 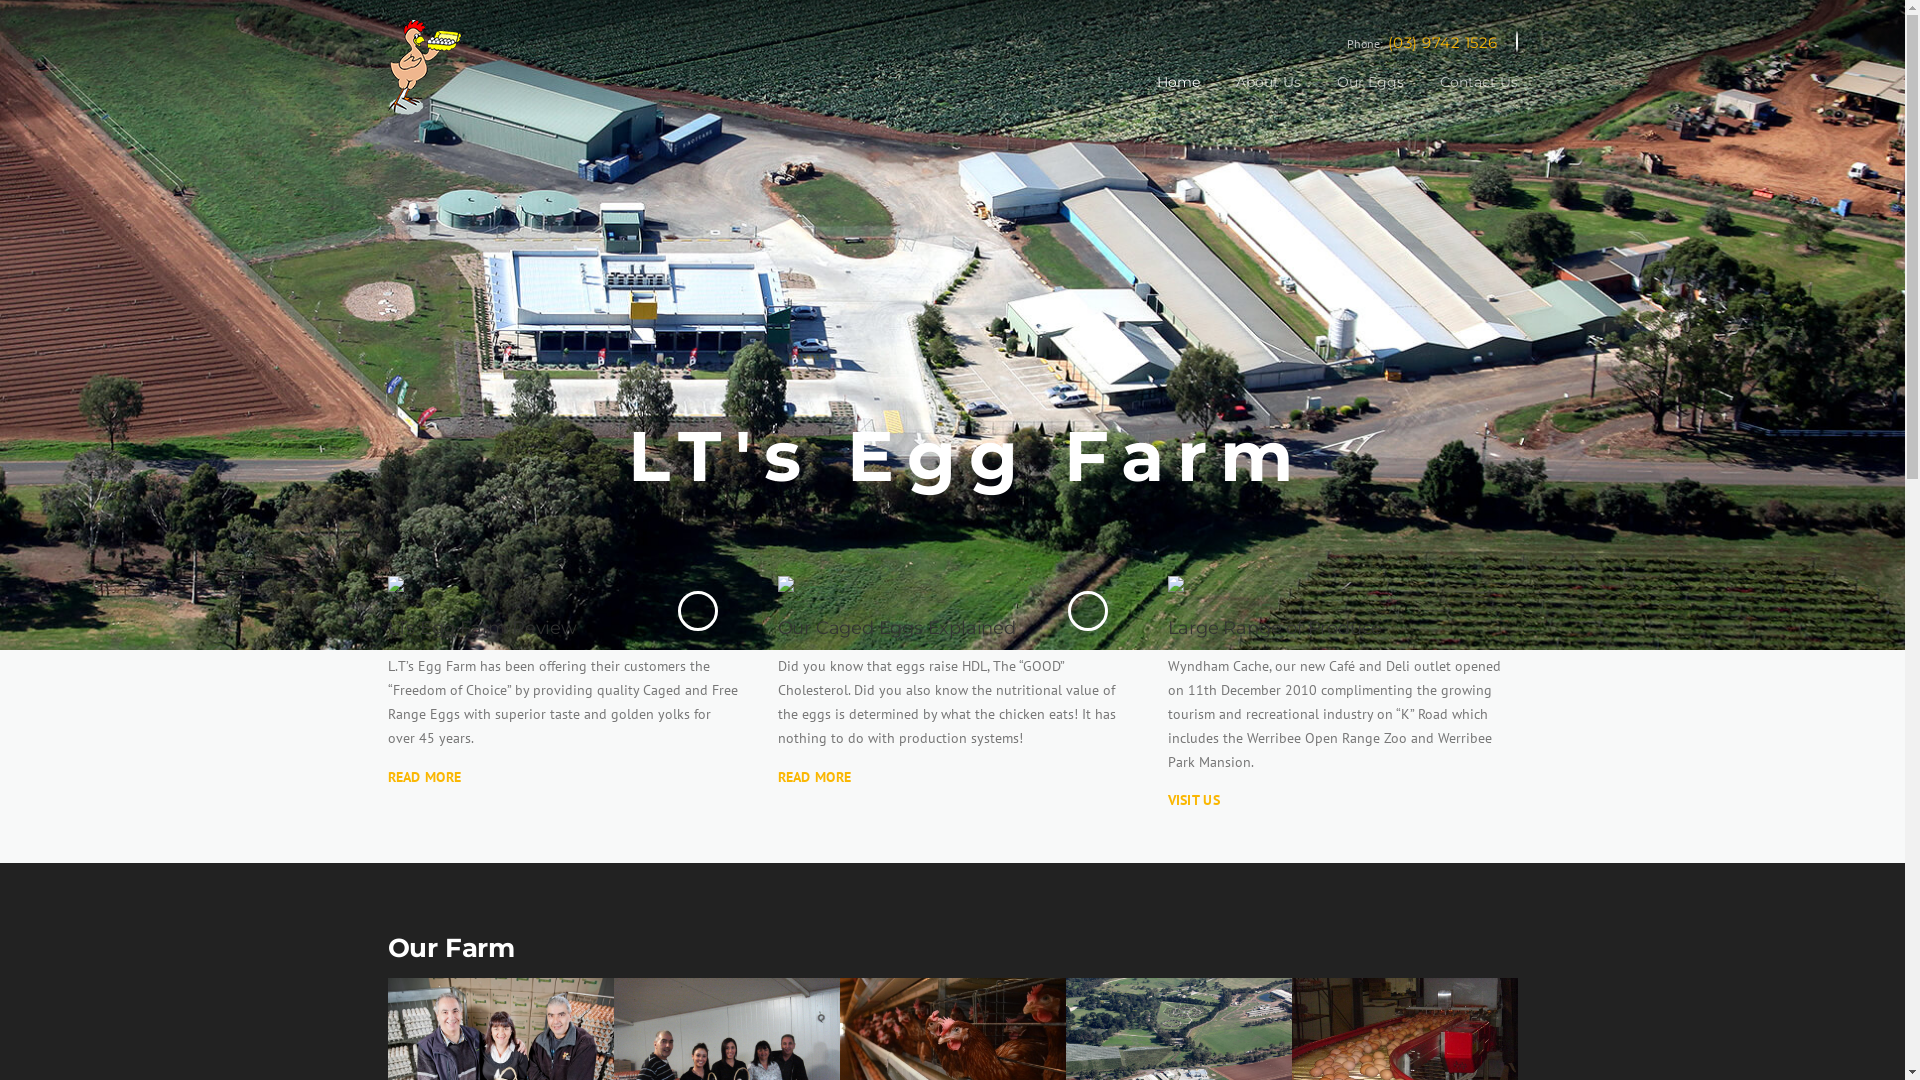 What do you see at coordinates (388, 64) in the screenshot?
I see `'LTs Eggs'` at bounding box center [388, 64].